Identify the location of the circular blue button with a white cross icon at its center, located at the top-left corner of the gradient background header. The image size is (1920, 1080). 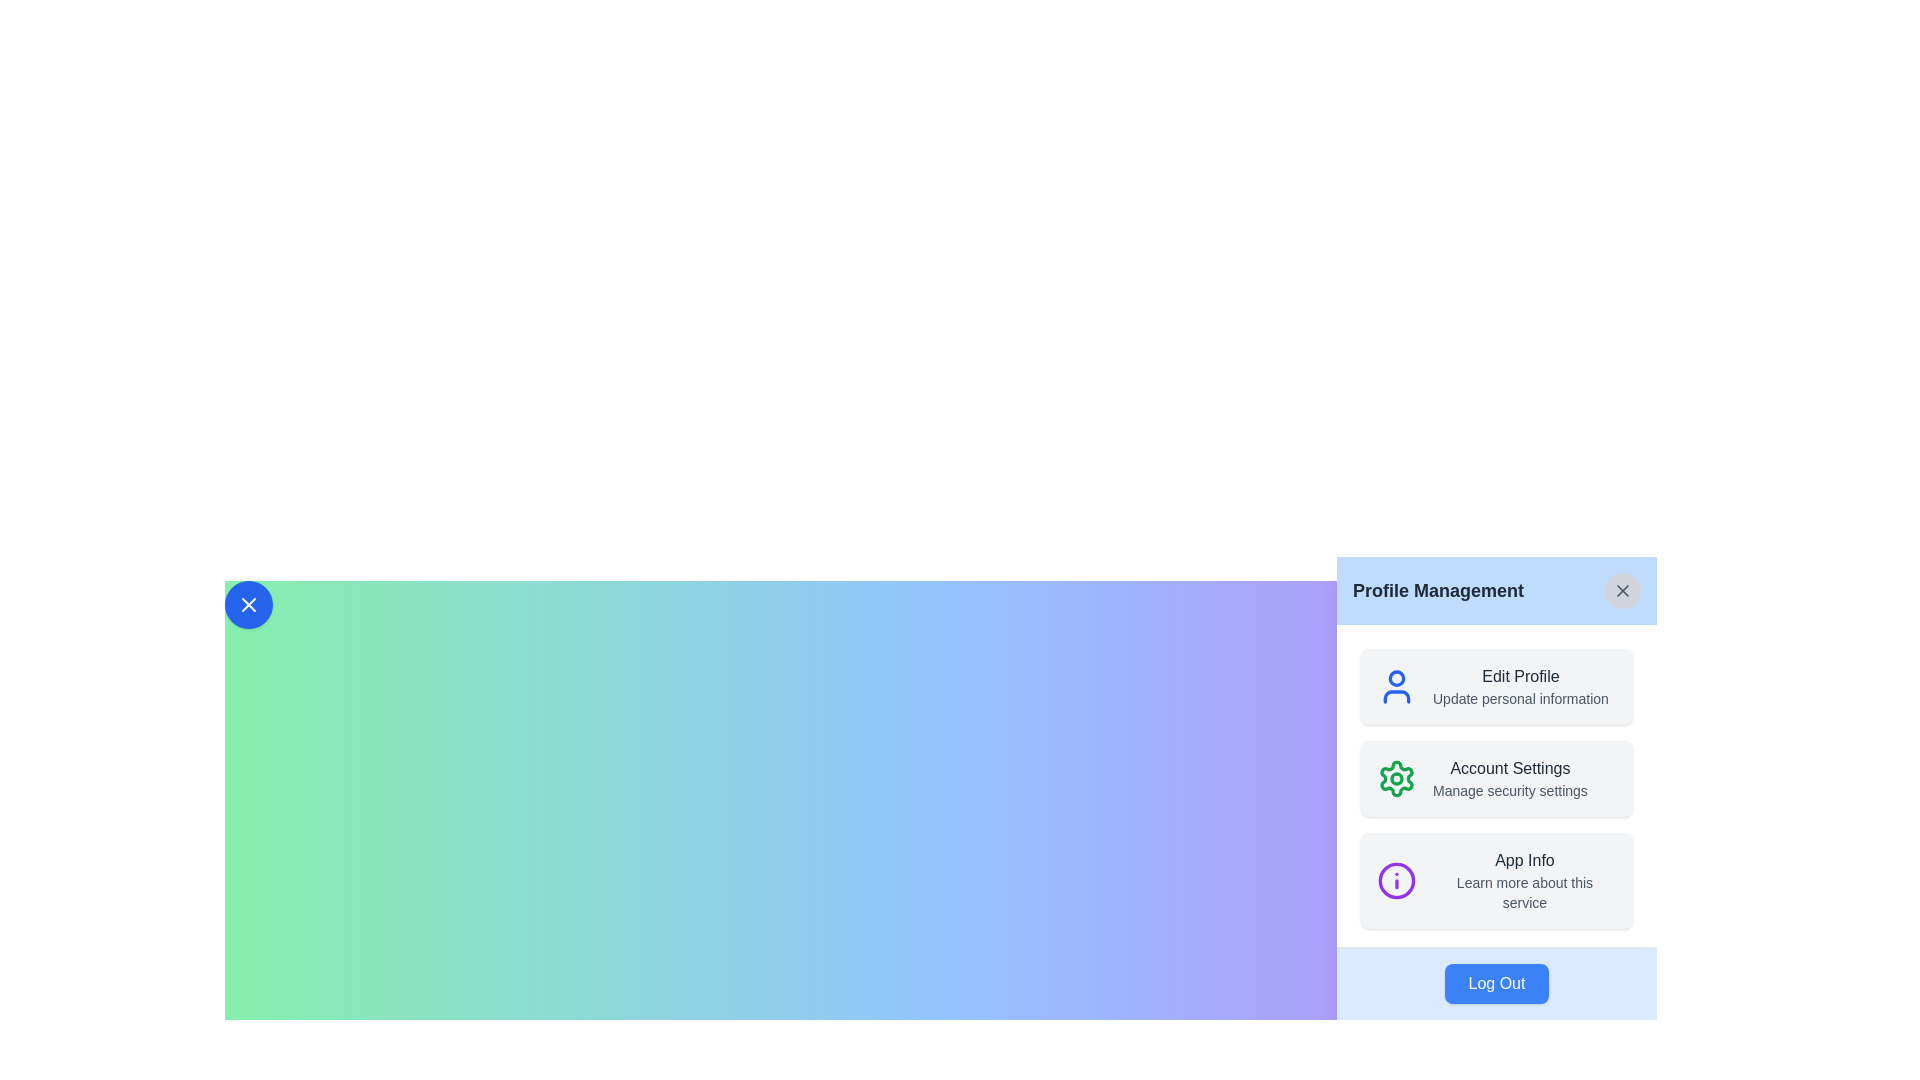
(248, 604).